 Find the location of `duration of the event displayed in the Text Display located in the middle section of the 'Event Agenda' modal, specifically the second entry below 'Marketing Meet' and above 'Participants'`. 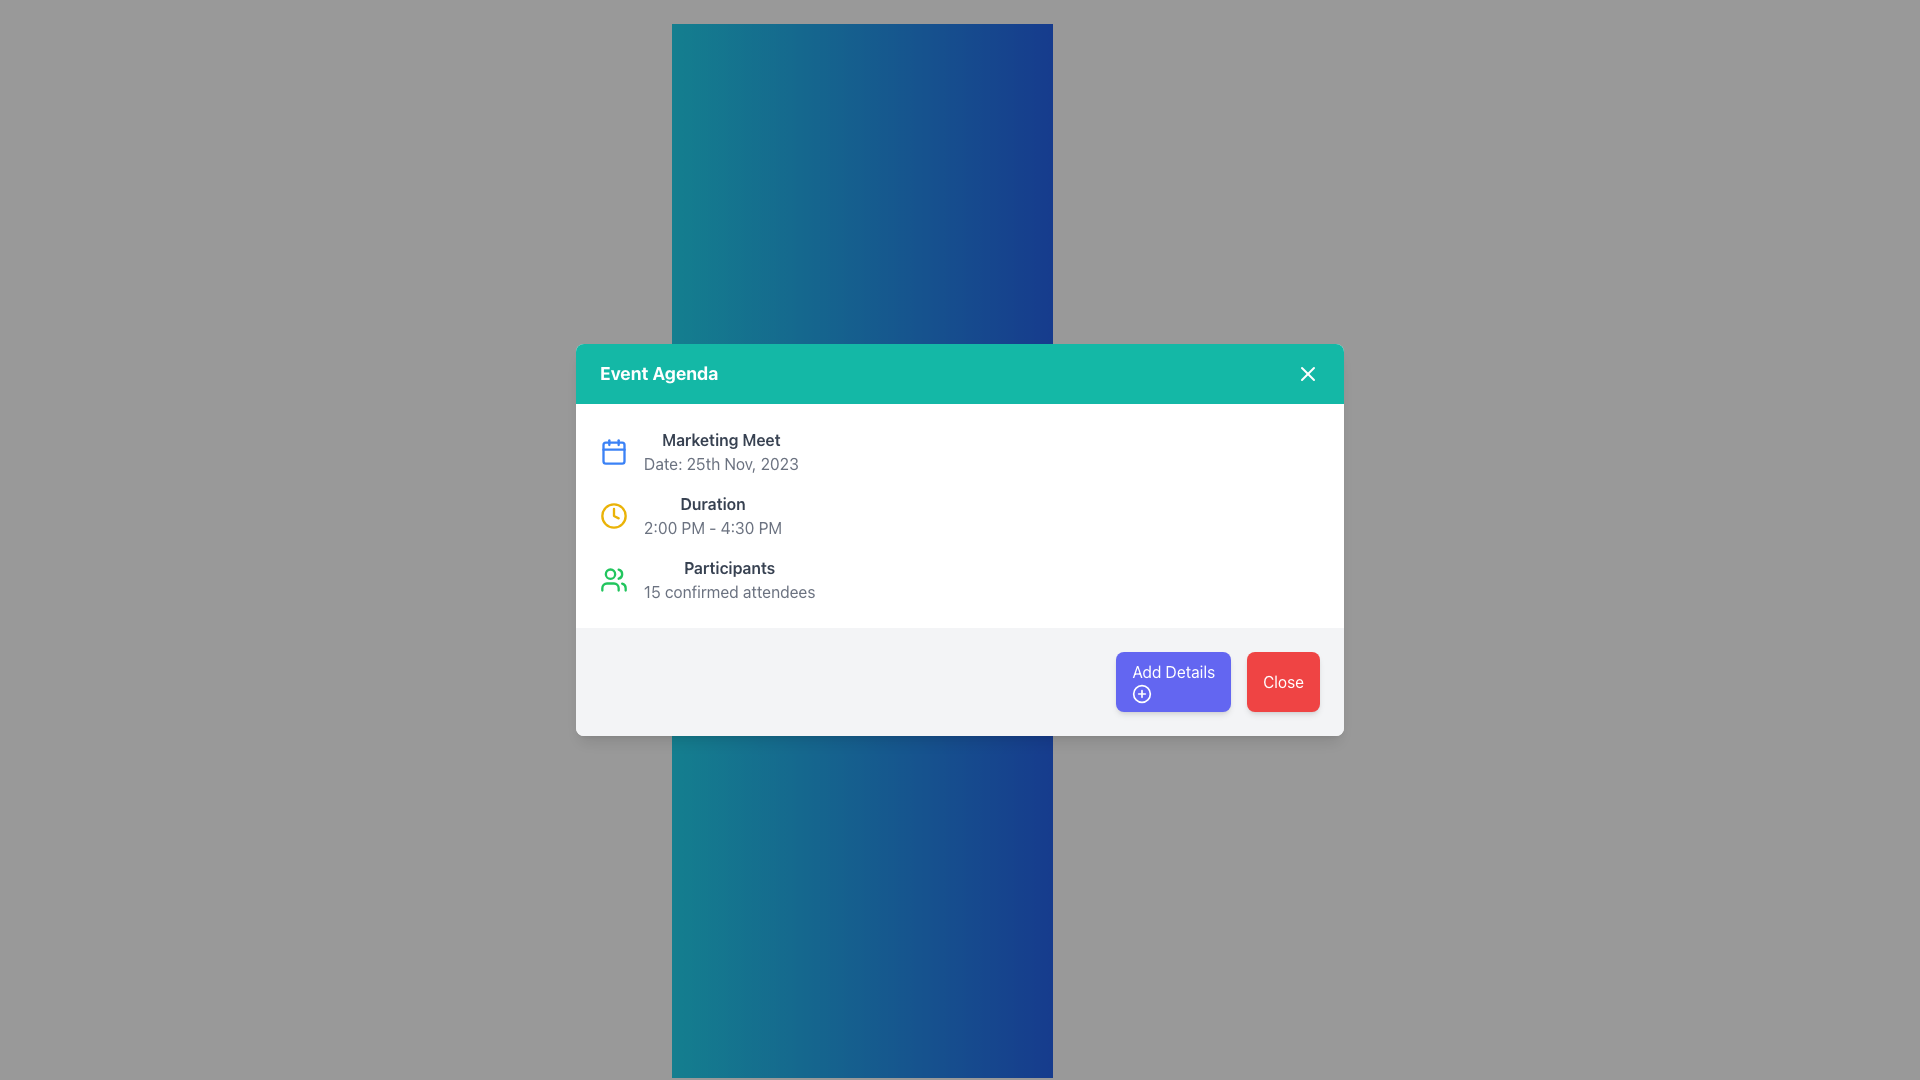

duration of the event displayed in the Text Display located in the middle section of the 'Event Agenda' modal, specifically the second entry below 'Marketing Meet' and above 'Participants' is located at coordinates (713, 515).